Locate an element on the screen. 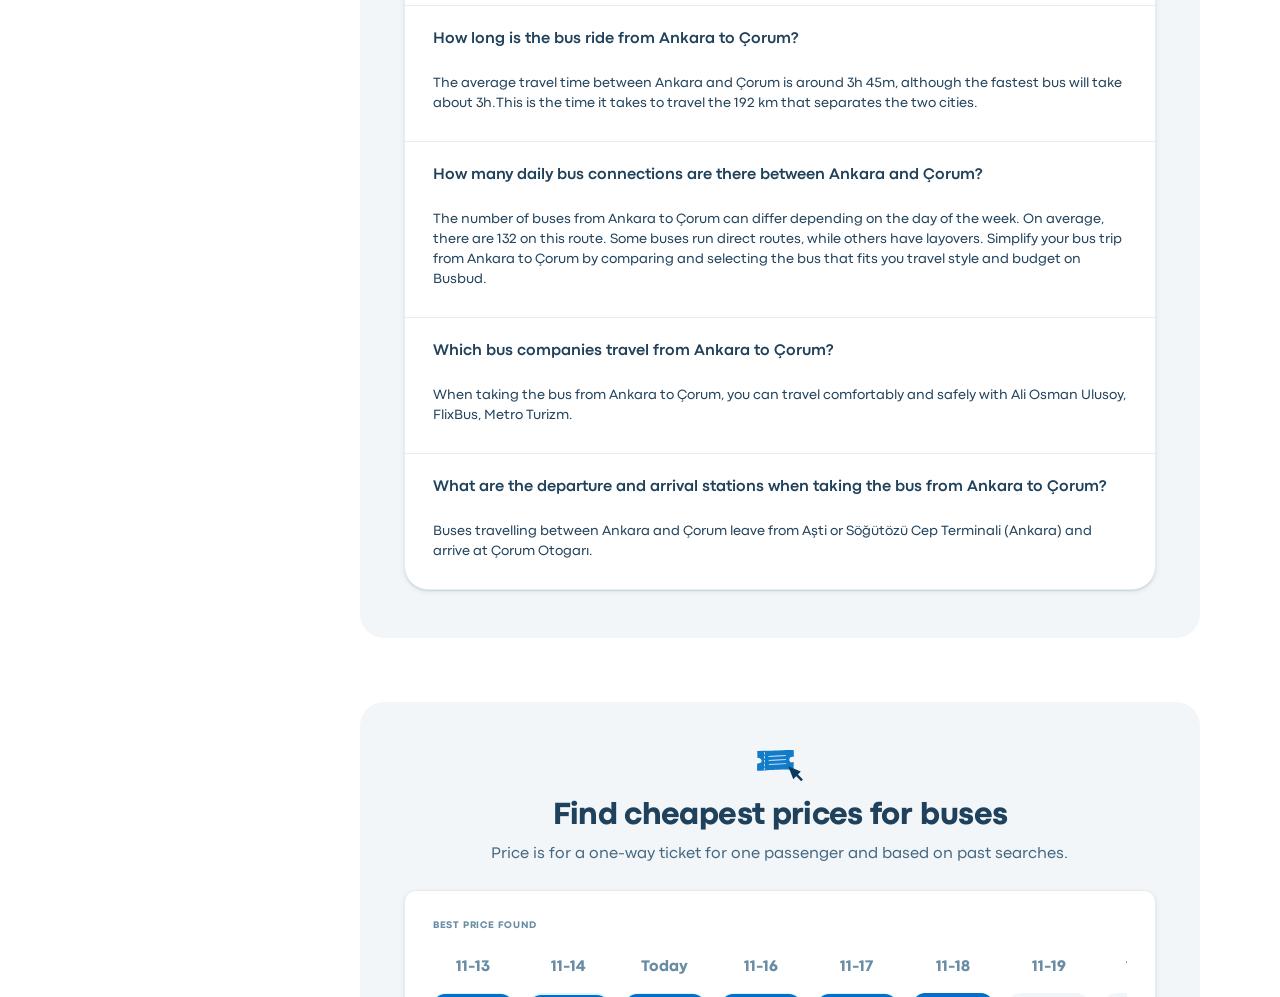  '11-14' is located at coordinates (567, 964).